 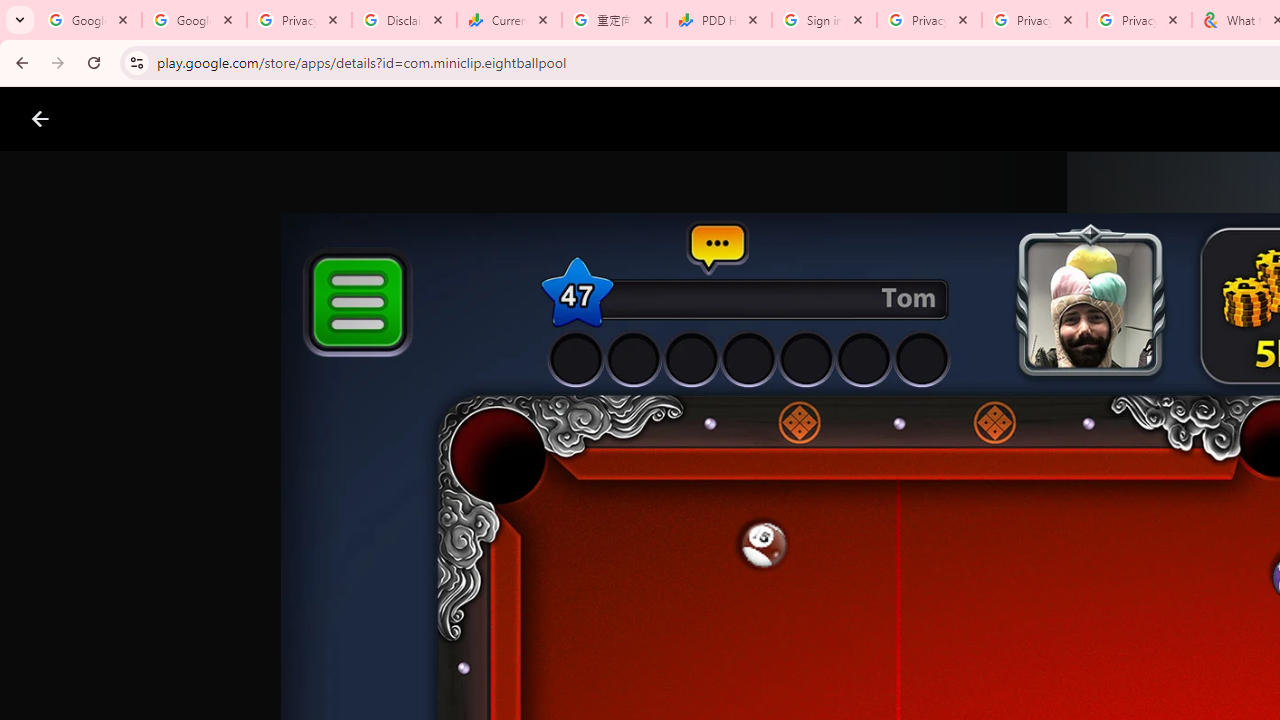 I want to click on 'Google Play logo', so click(x=111, y=119).